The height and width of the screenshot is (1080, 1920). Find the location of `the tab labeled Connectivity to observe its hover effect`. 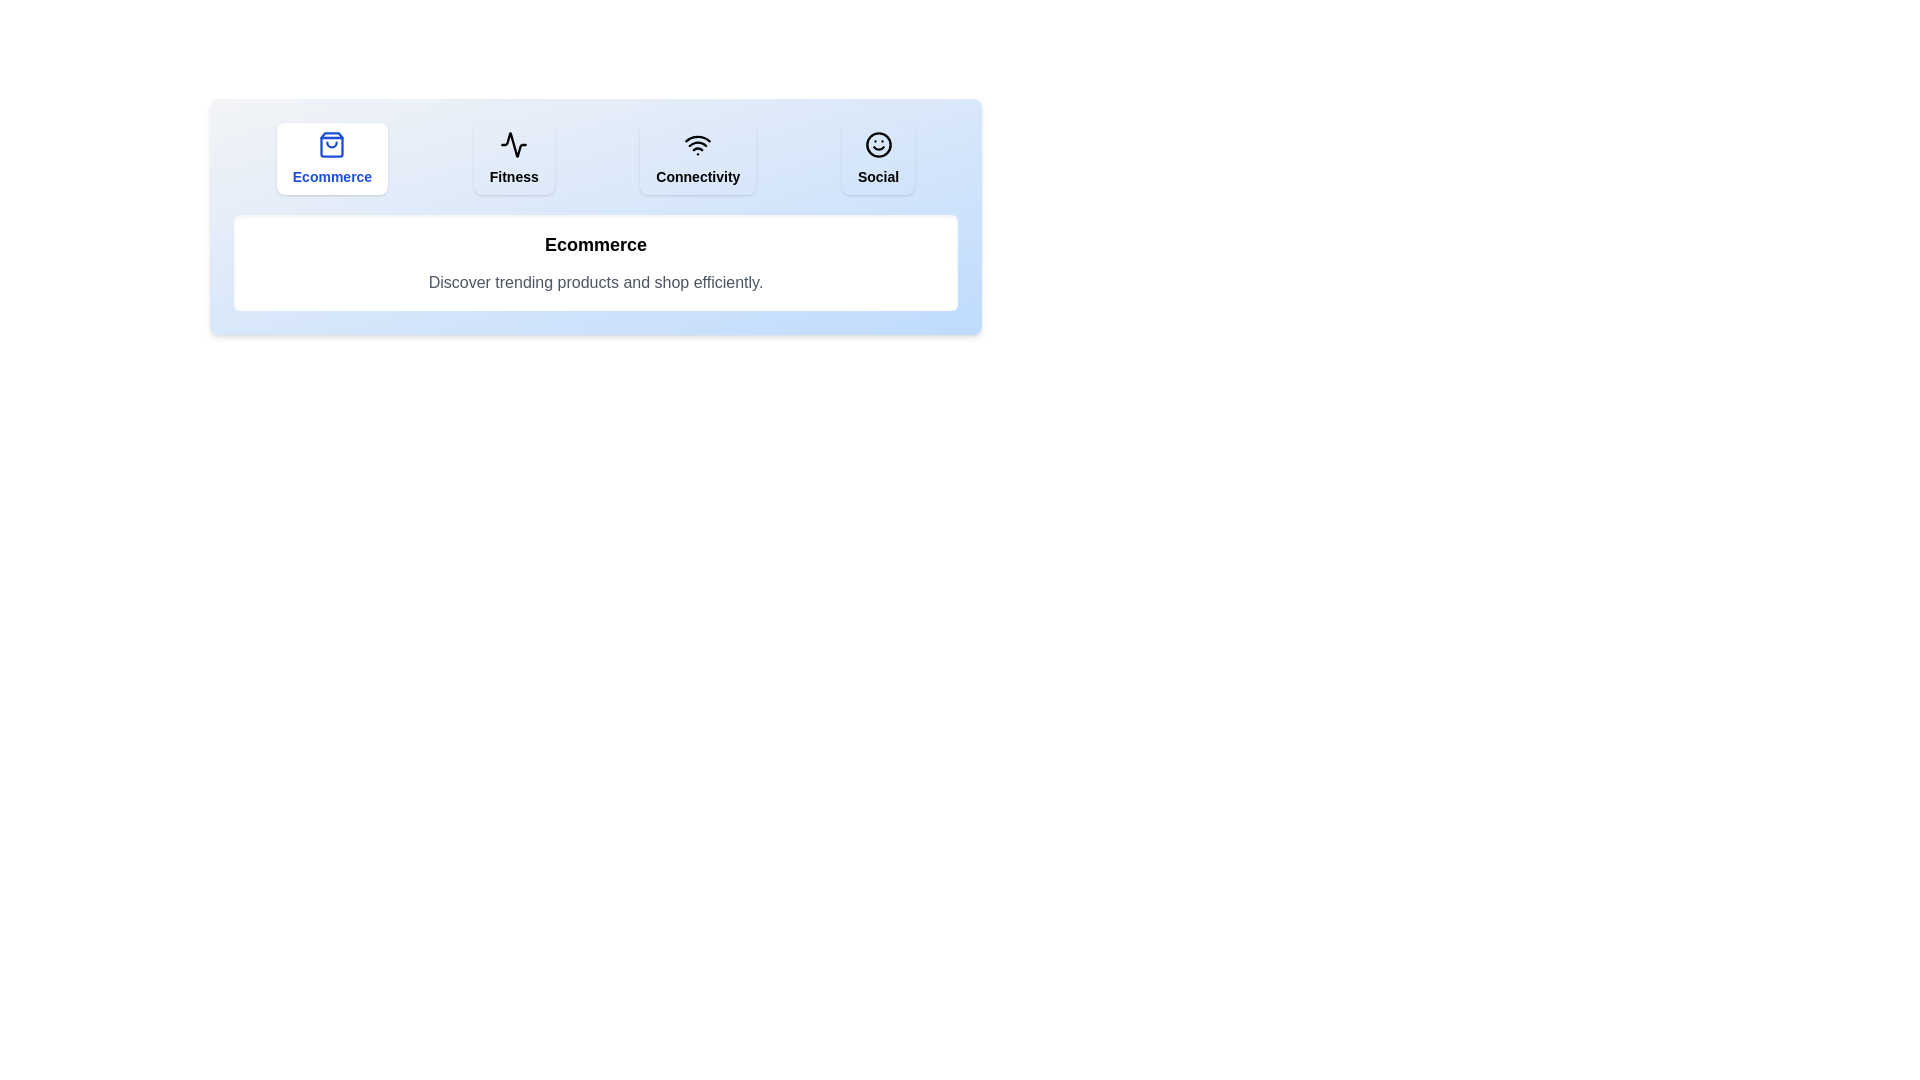

the tab labeled Connectivity to observe its hover effect is located at coordinates (698, 157).